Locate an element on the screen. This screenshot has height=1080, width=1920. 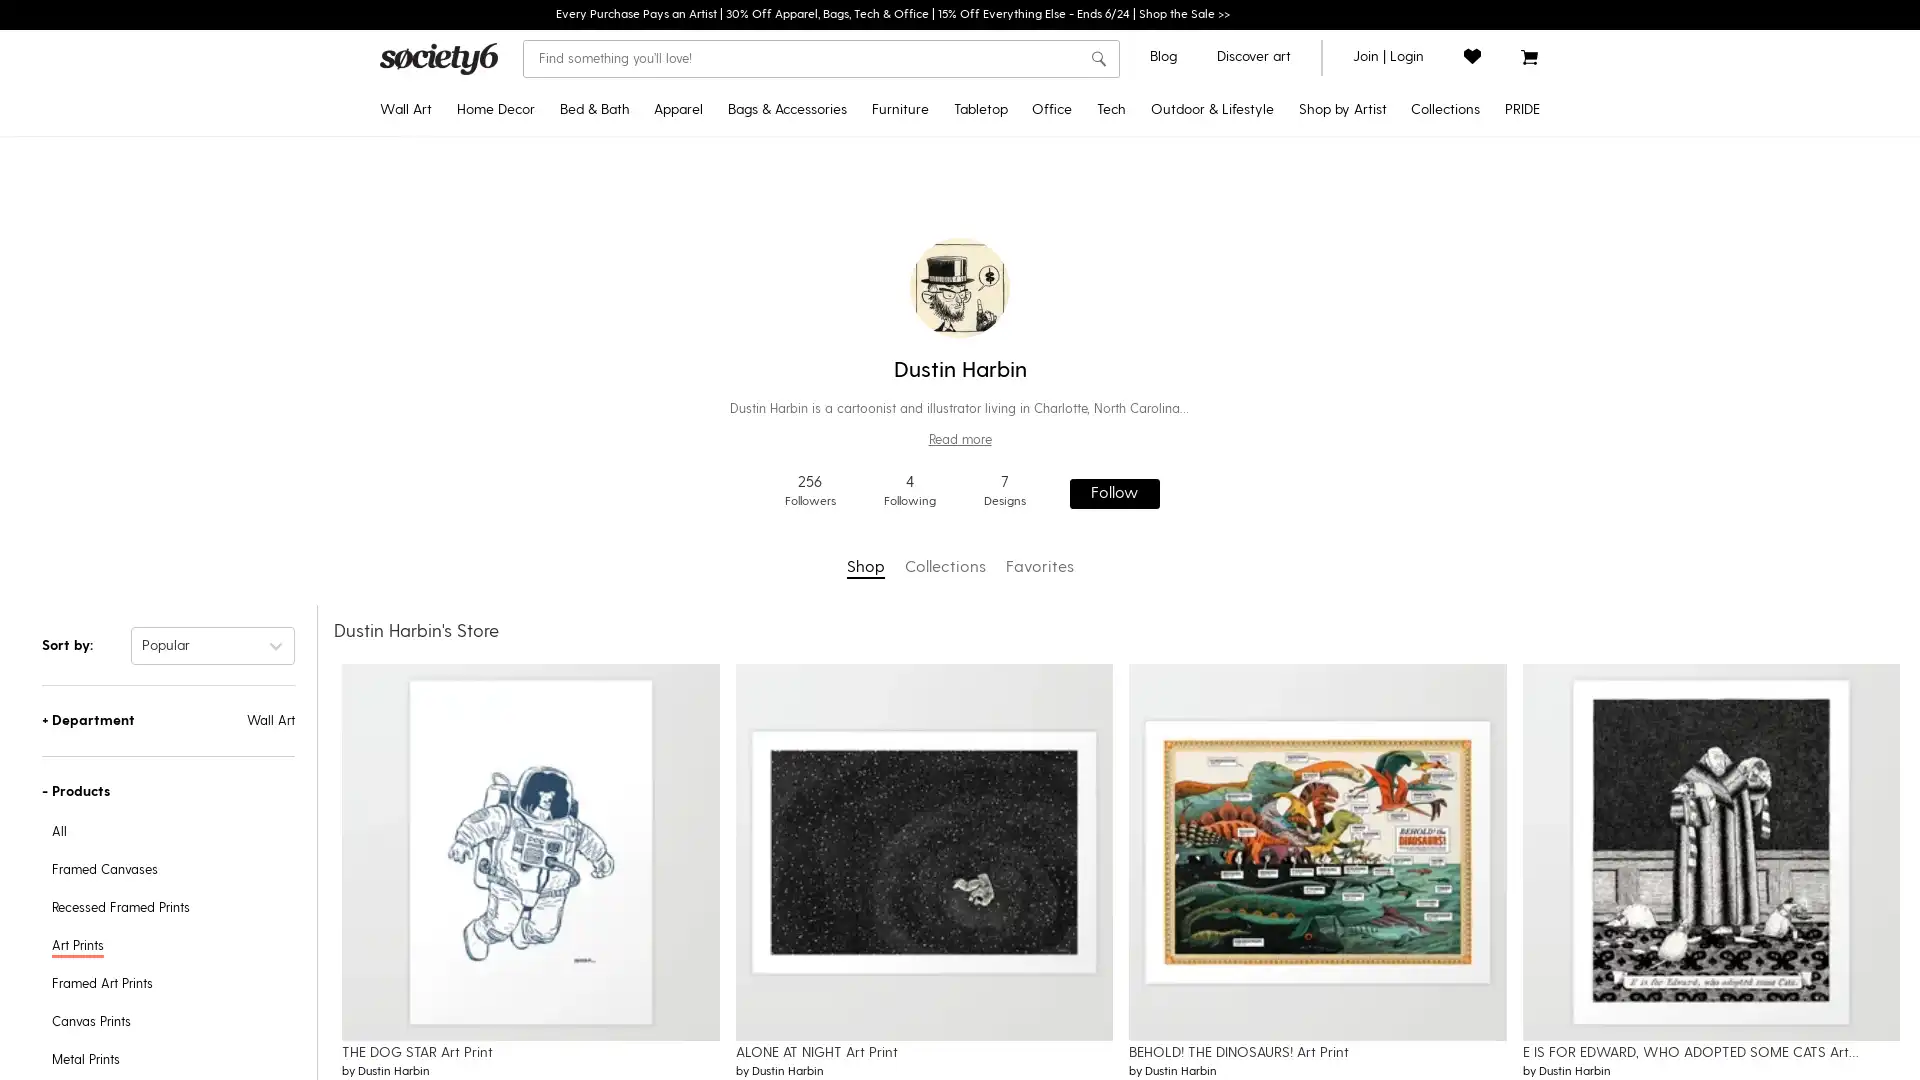
iPhone Skins is located at coordinates (1182, 514).